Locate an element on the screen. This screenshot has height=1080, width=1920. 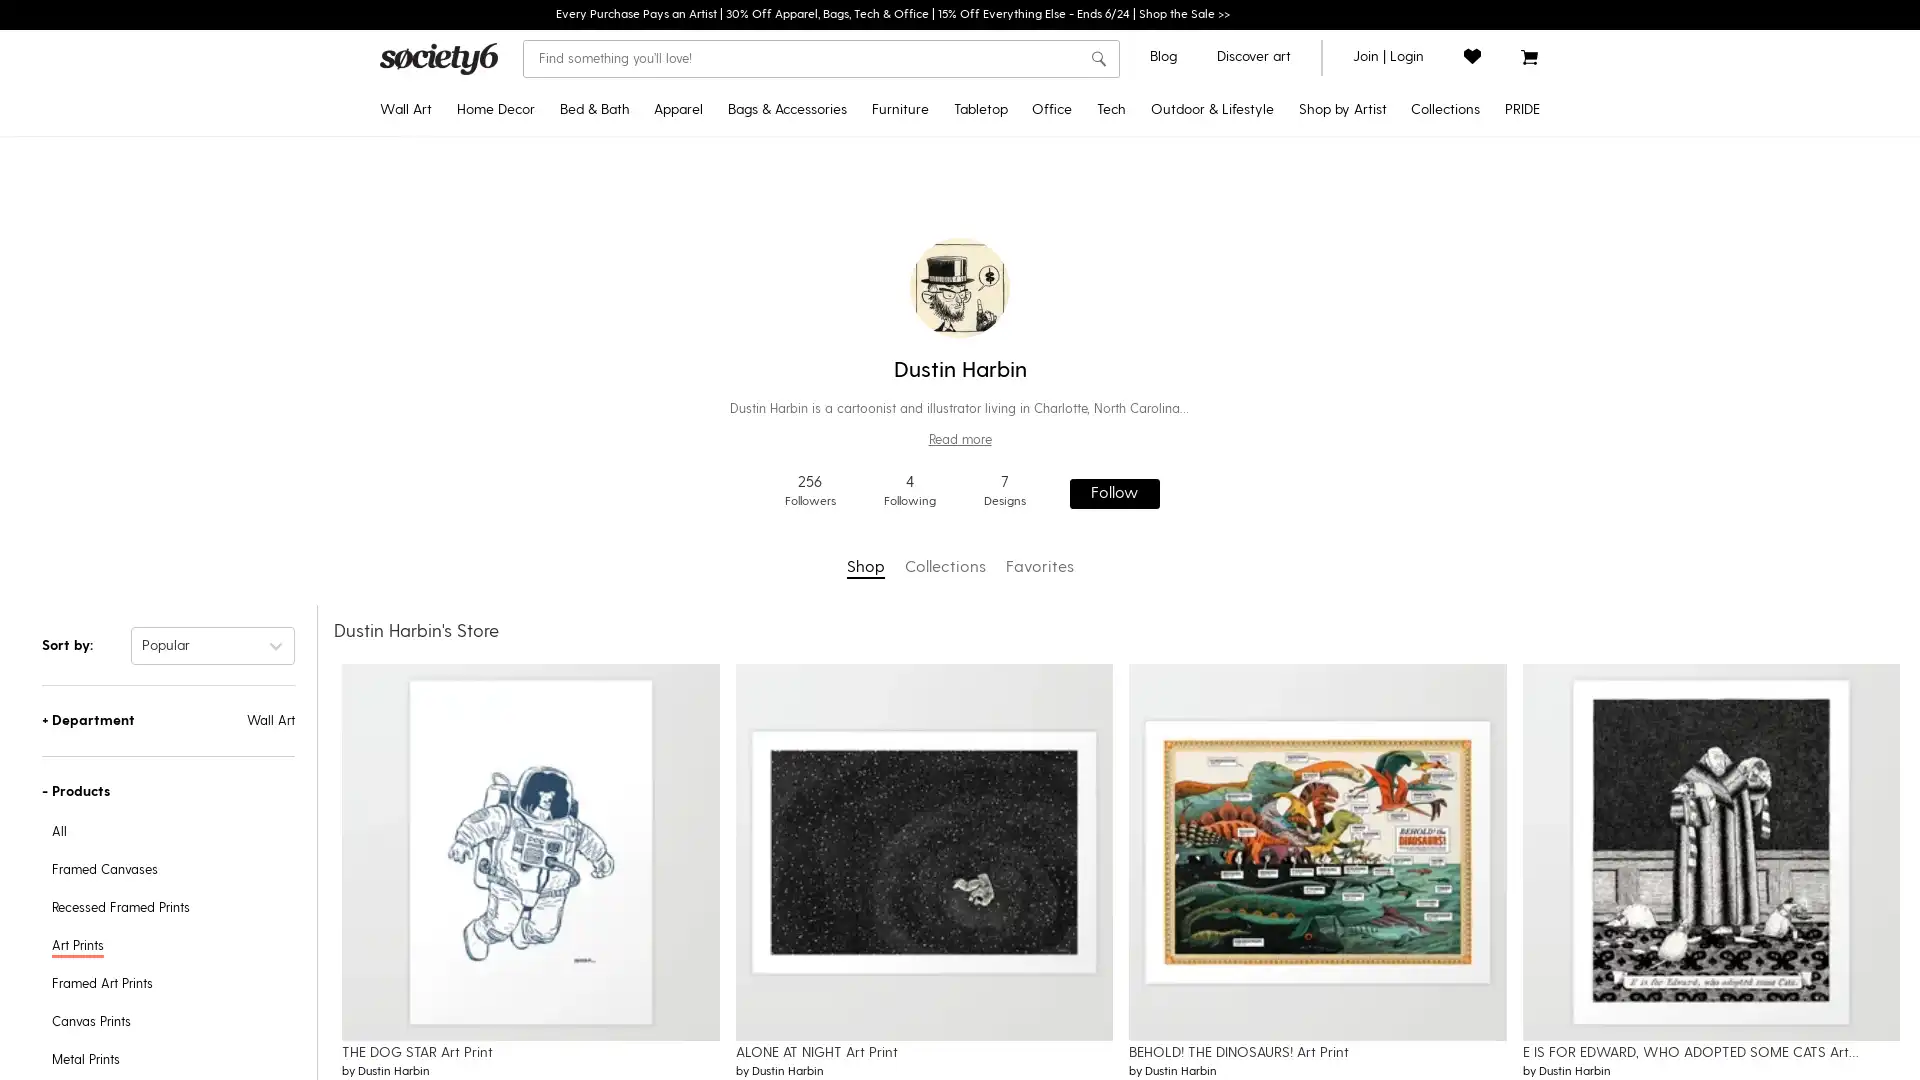
iPhone Skins is located at coordinates (1182, 514).